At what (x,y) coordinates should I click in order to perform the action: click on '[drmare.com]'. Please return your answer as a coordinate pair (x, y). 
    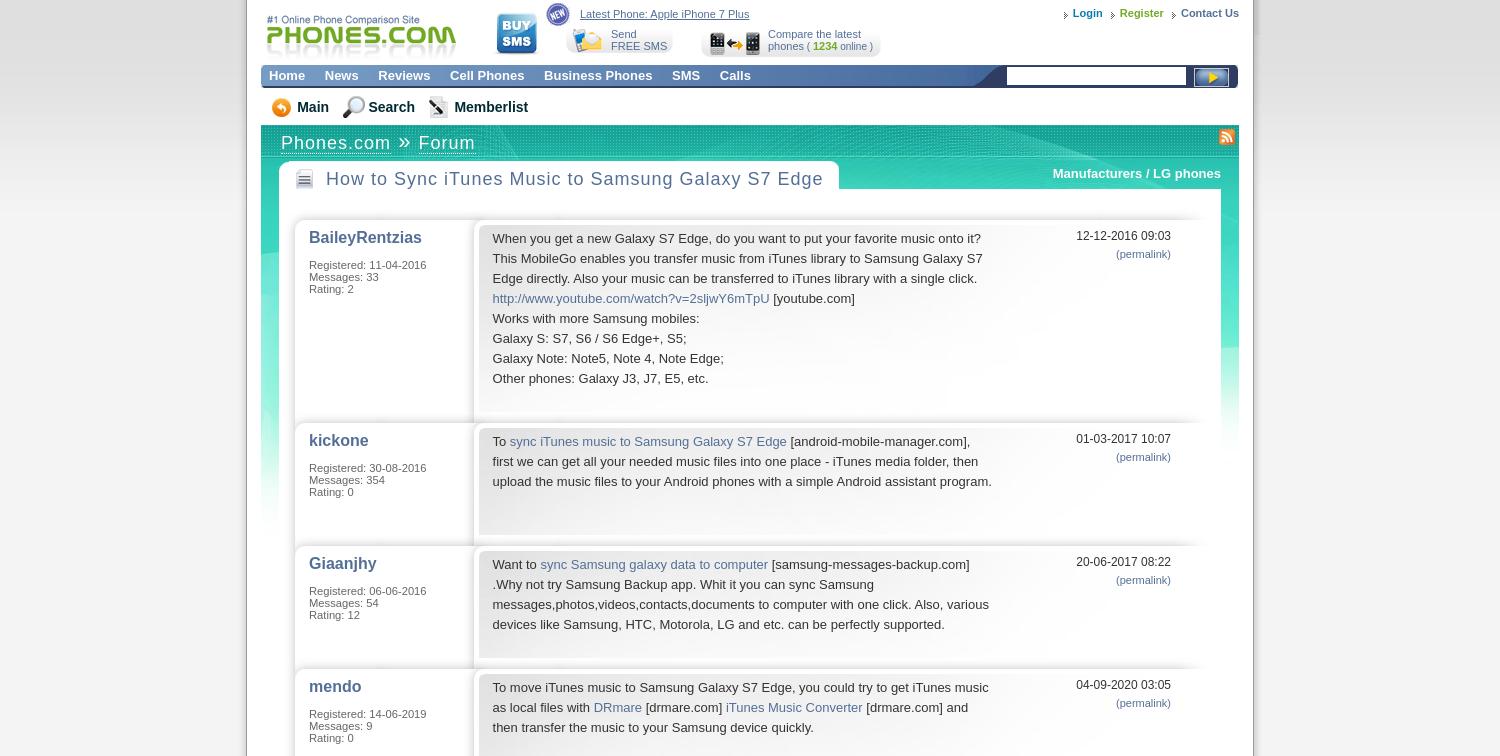
    Looking at the image, I should click on (683, 707).